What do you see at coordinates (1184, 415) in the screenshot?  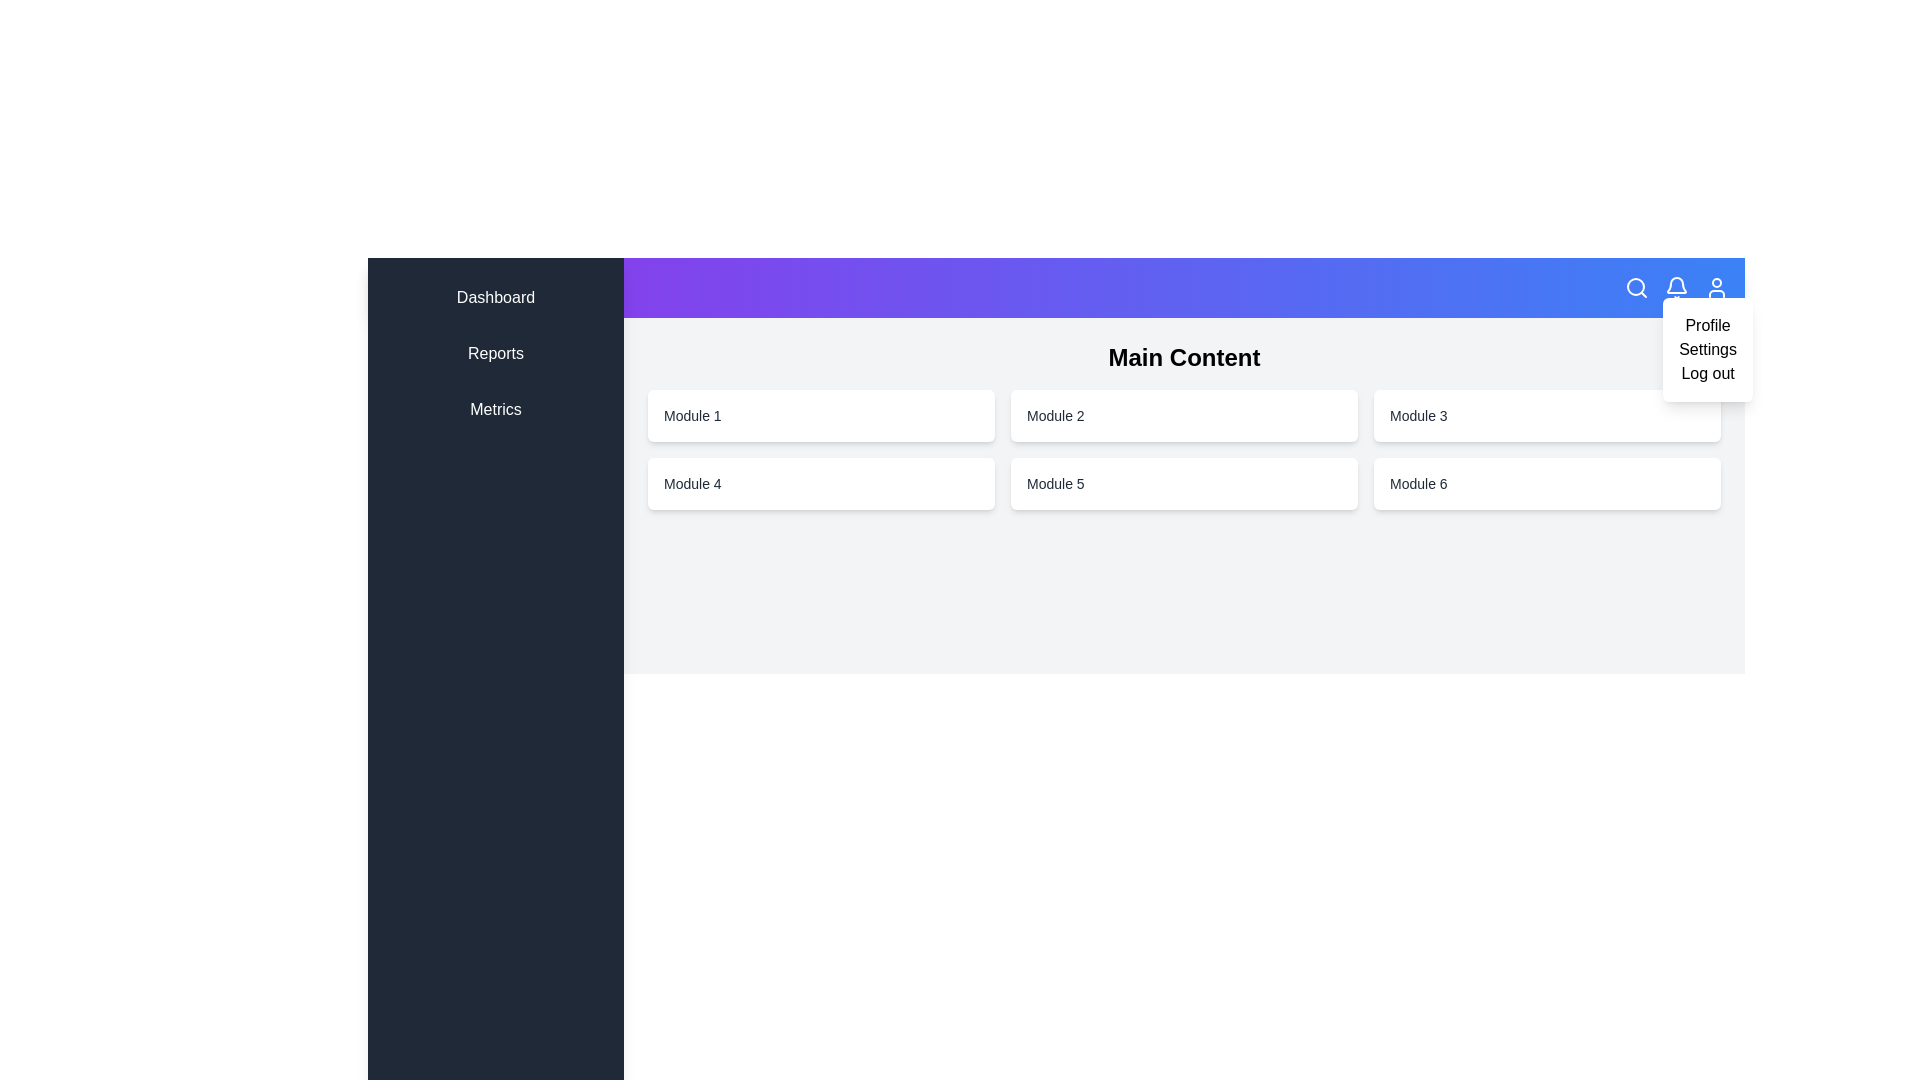 I see `the white rectangular button labeled 'Module 2'` at bounding box center [1184, 415].